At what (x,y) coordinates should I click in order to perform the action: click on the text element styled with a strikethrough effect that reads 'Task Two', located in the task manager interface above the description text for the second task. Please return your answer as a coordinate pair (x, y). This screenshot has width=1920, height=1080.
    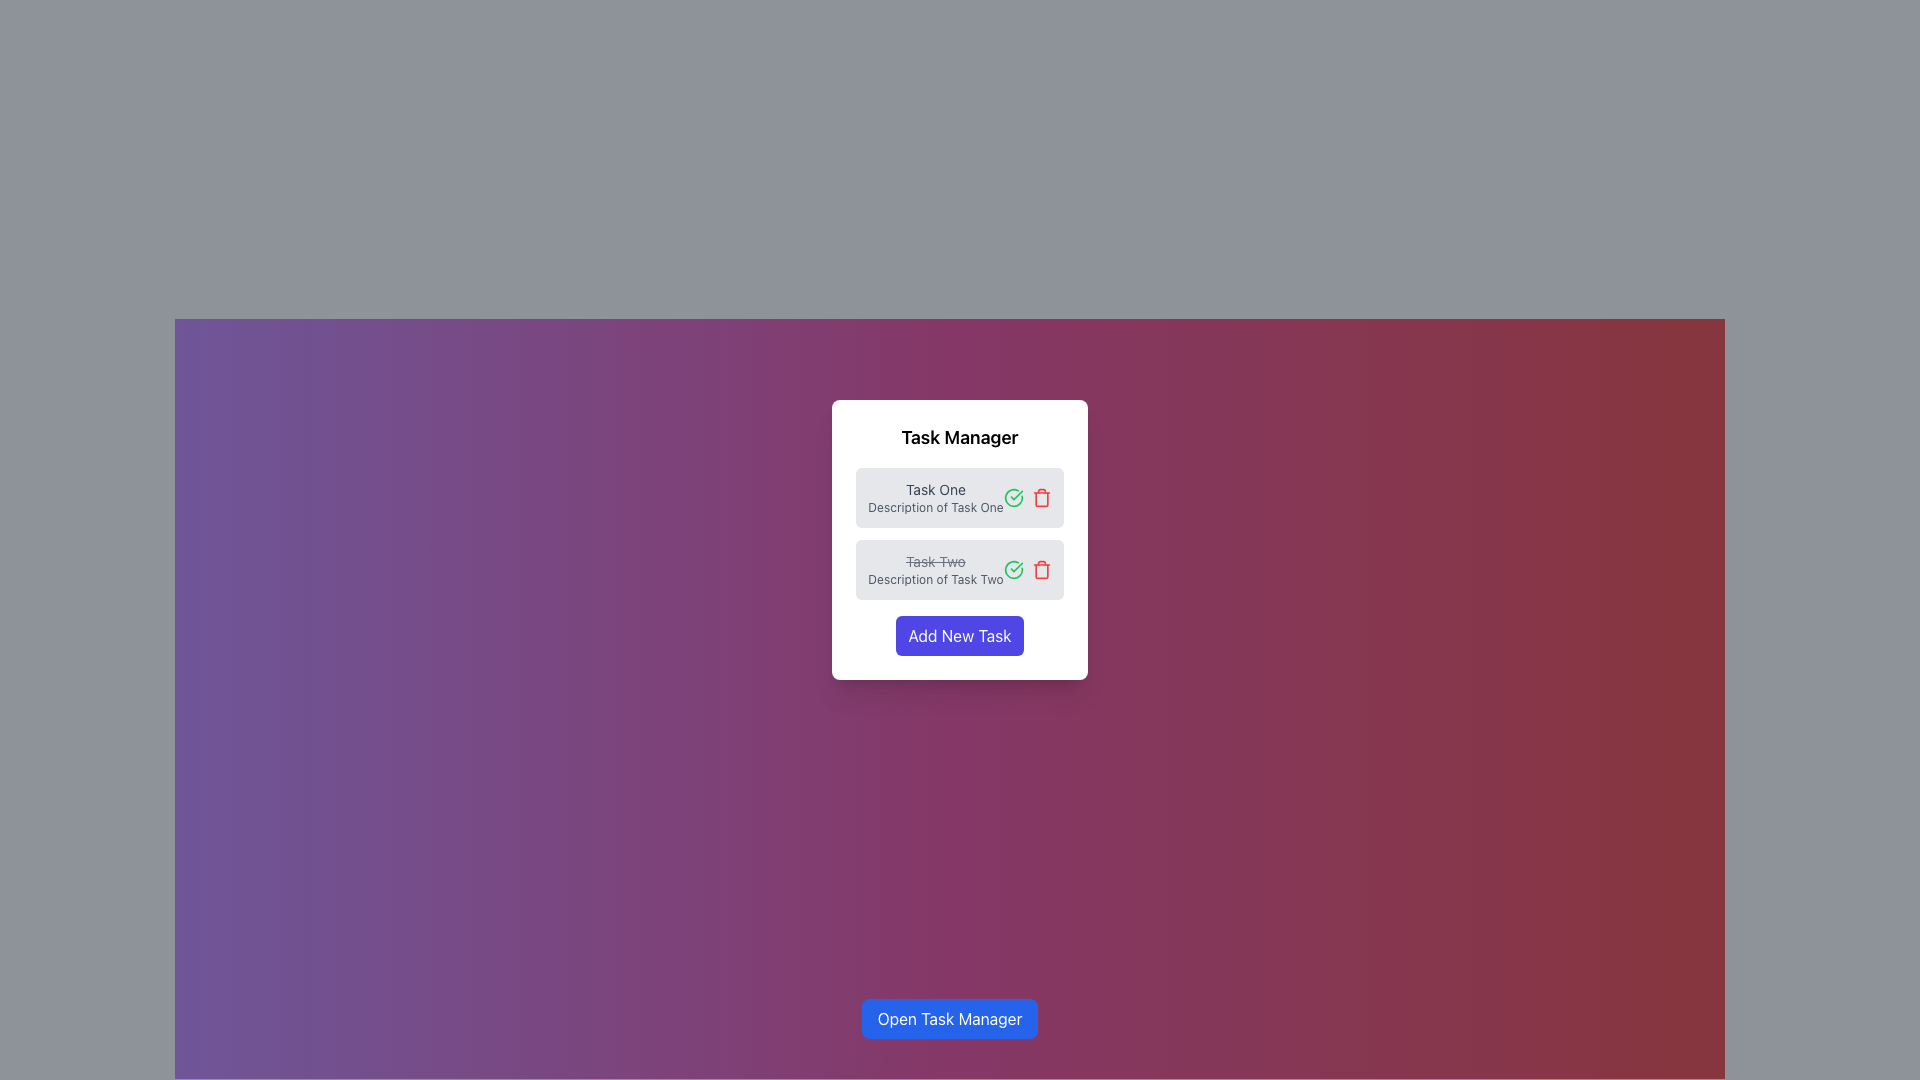
    Looking at the image, I should click on (935, 562).